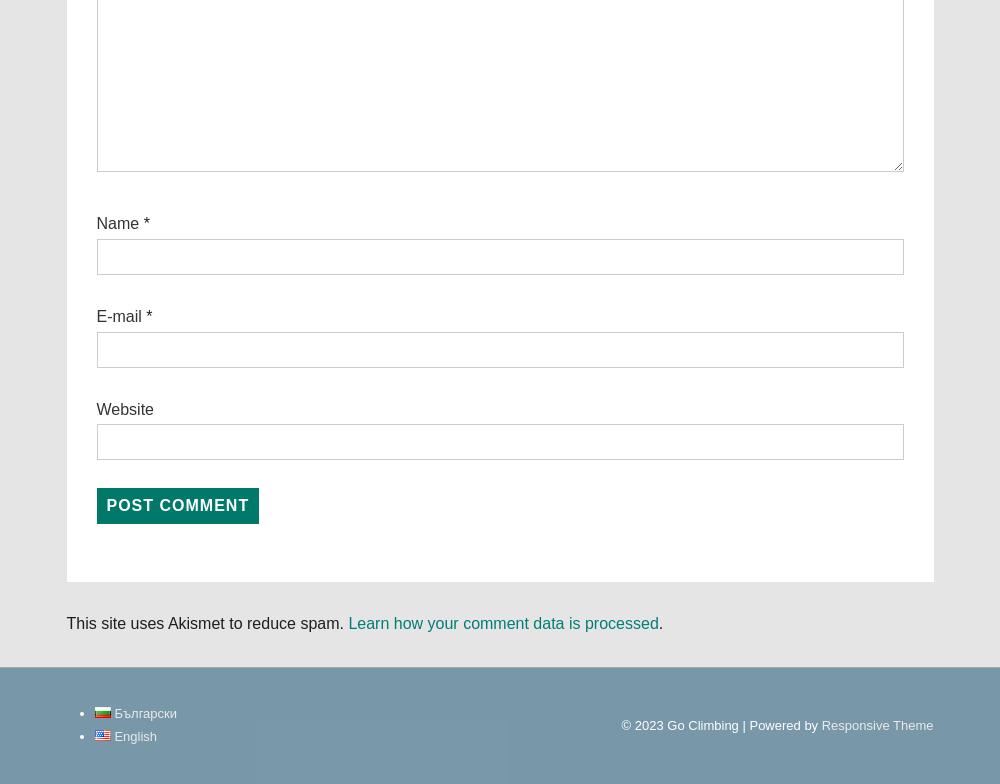  I want to click on 'Website', so click(125, 408).